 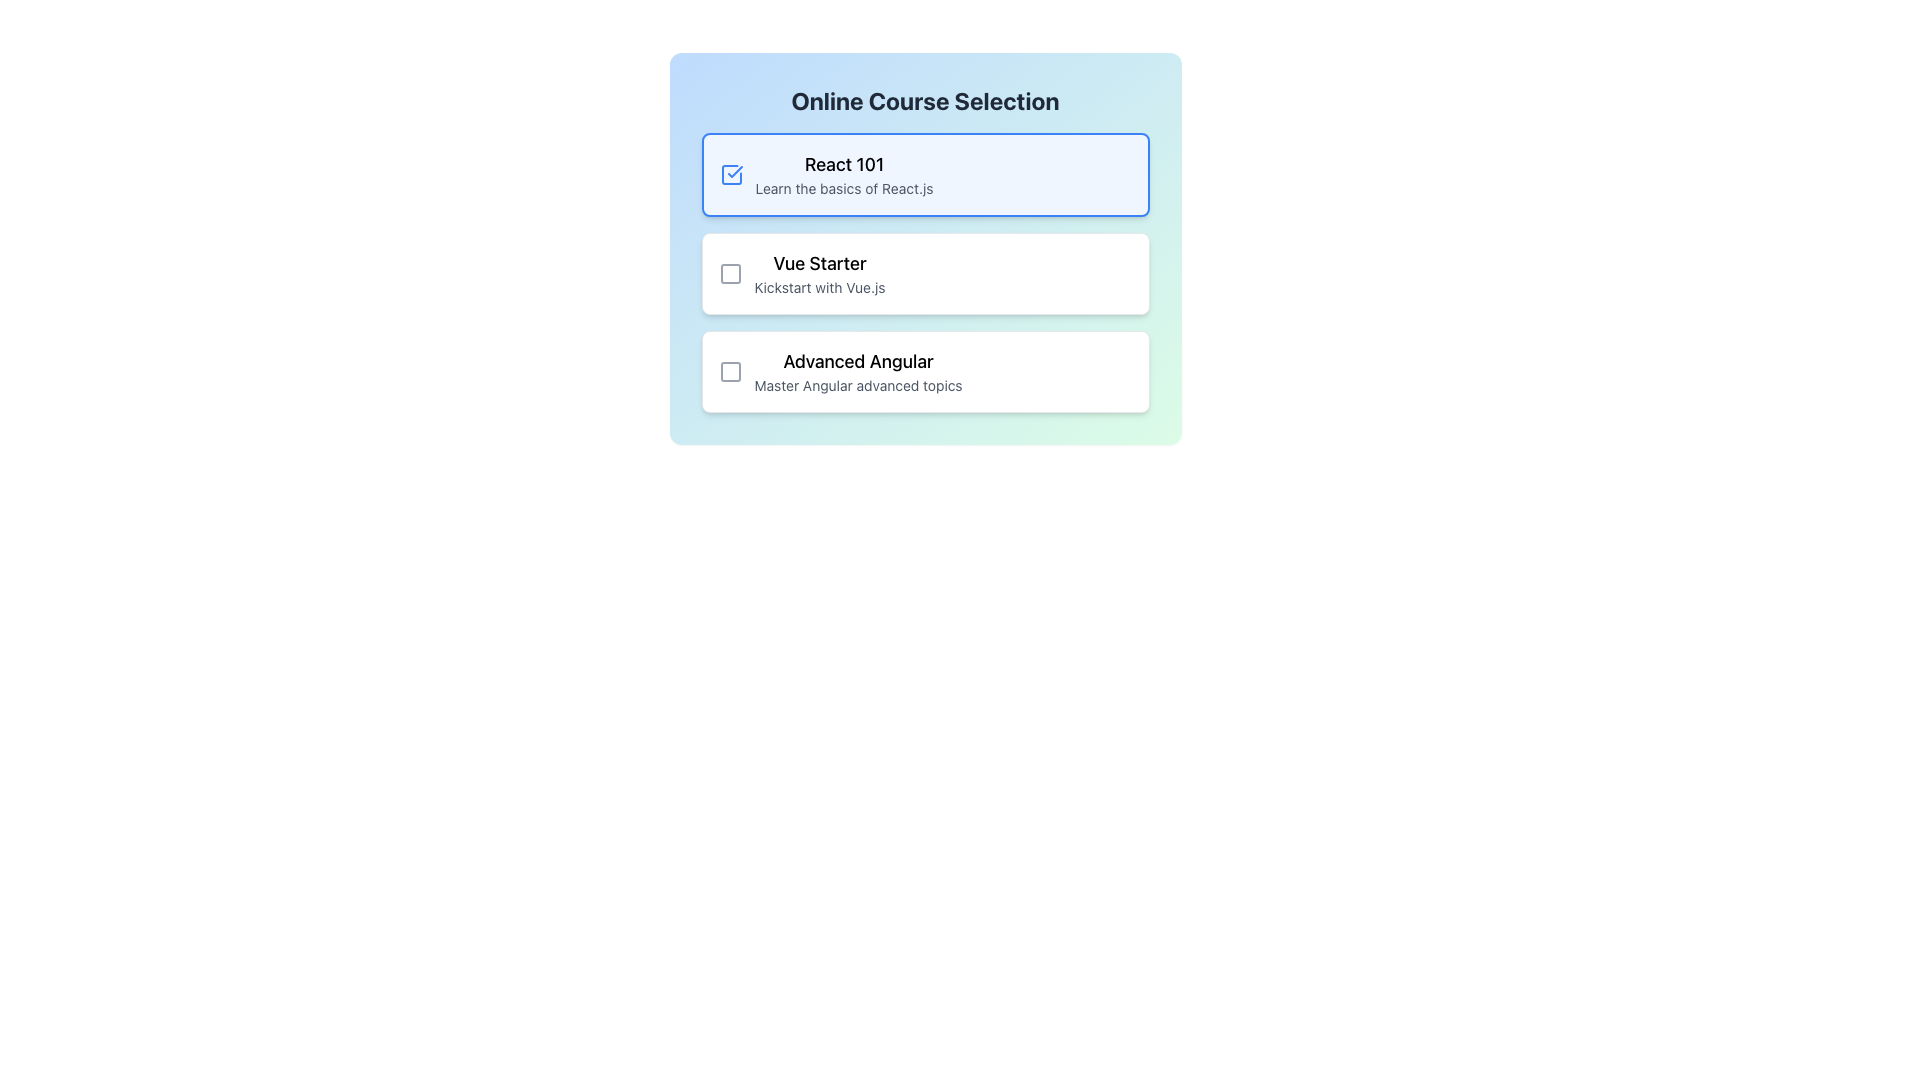 What do you see at coordinates (840, 371) in the screenshot?
I see `the 'Advanced Angular' course list item` at bounding box center [840, 371].